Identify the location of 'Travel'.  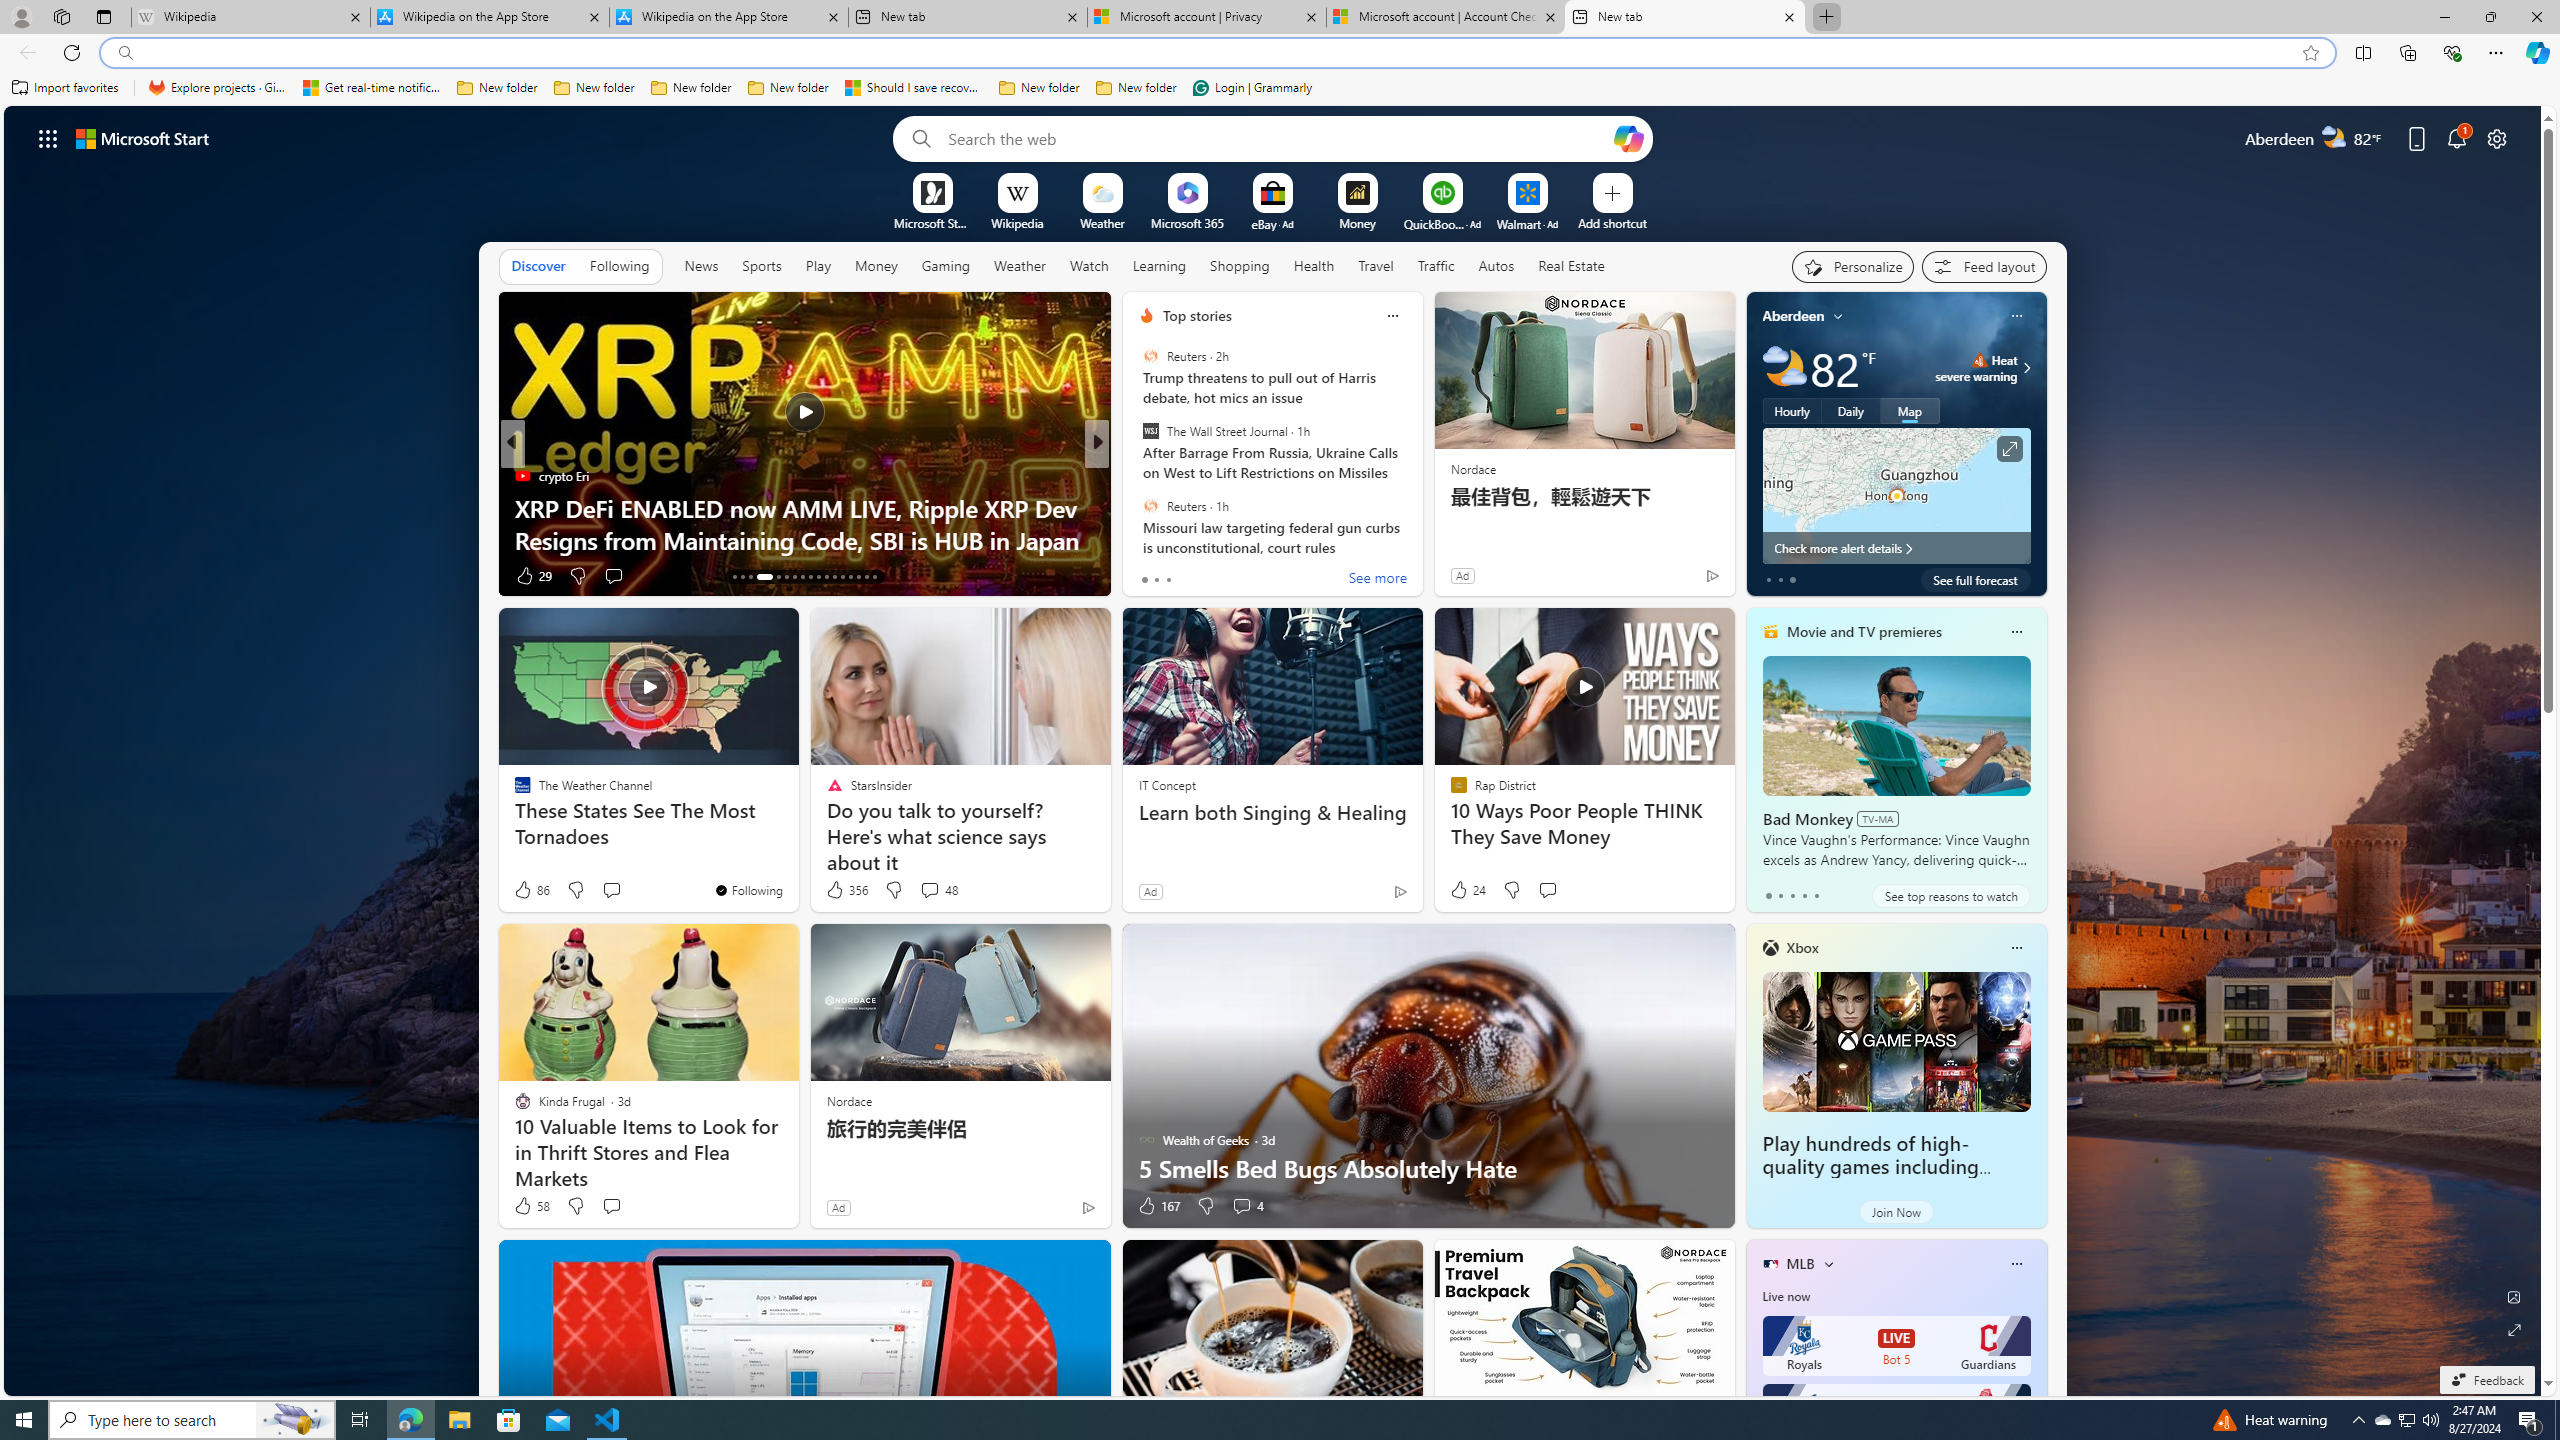
(1375, 265).